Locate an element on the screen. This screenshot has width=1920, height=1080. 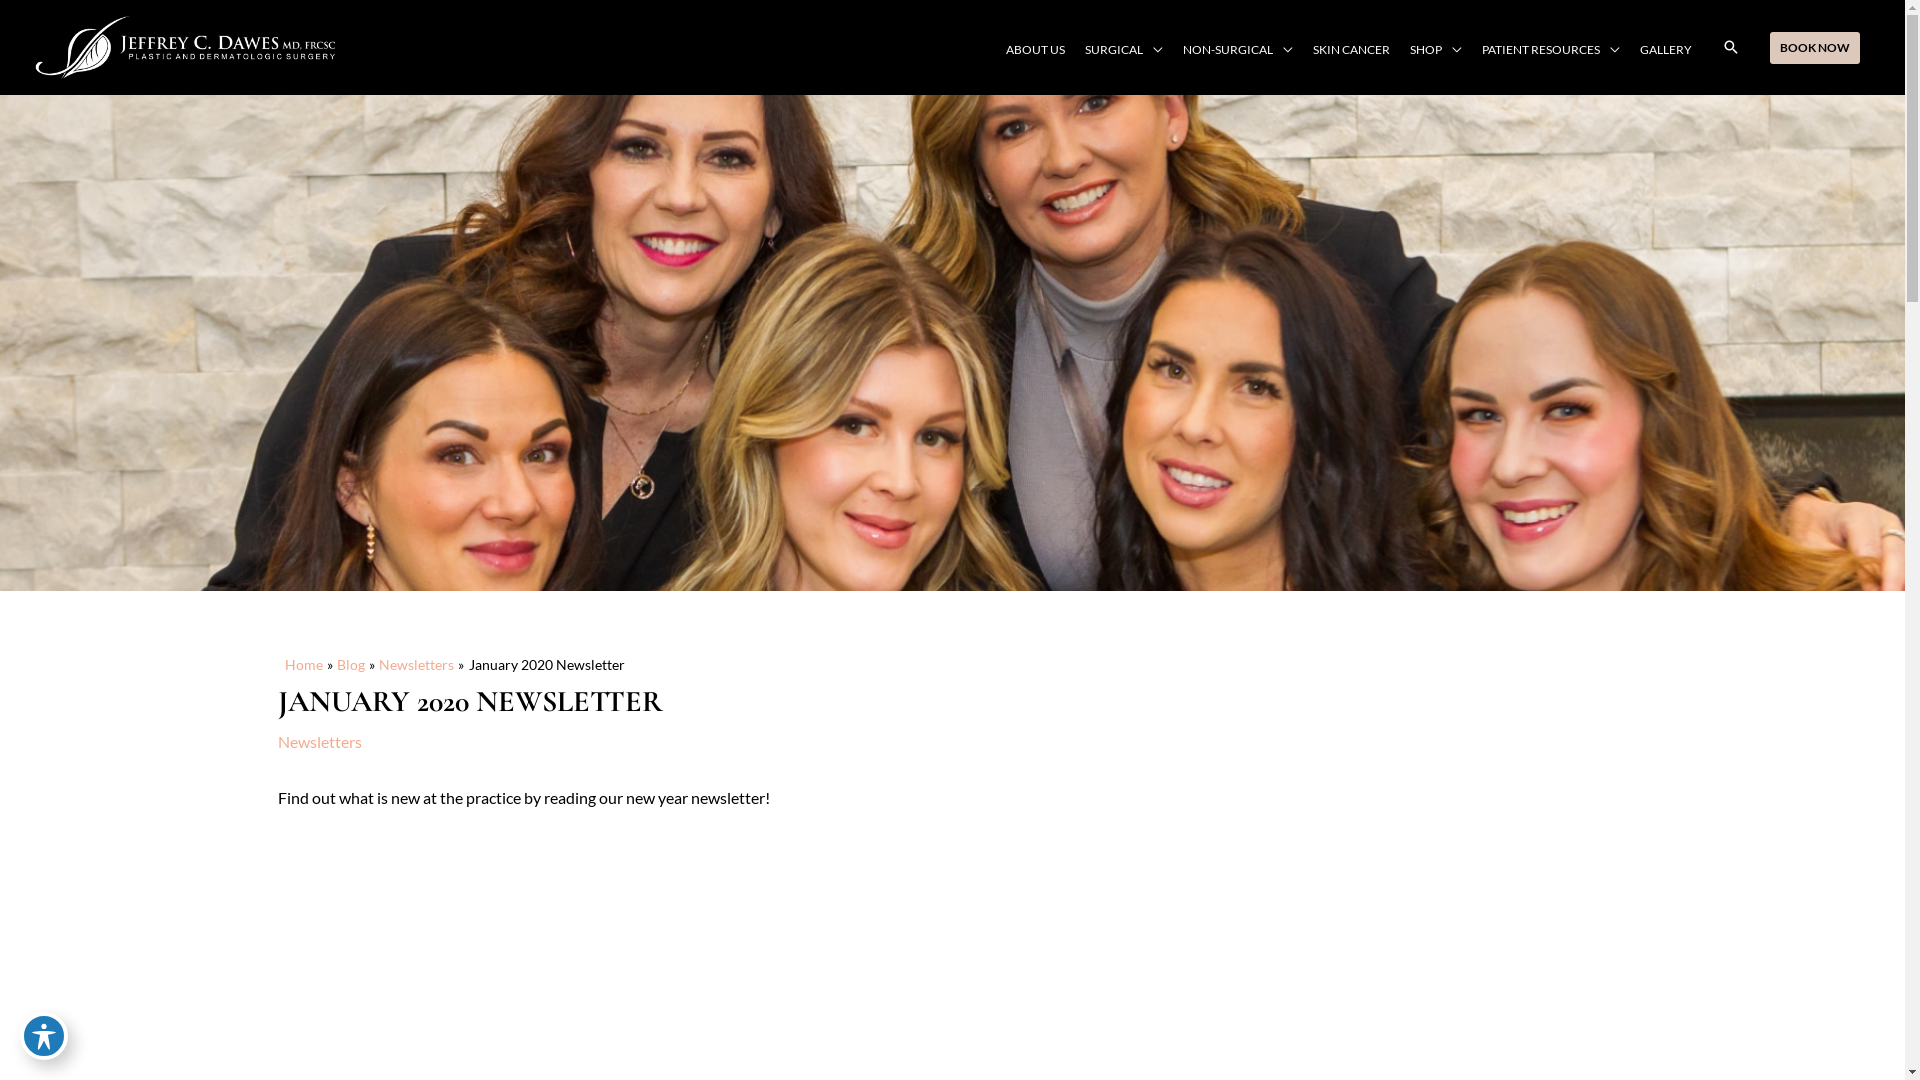
'SKIN CANCER' is located at coordinates (1351, 49).